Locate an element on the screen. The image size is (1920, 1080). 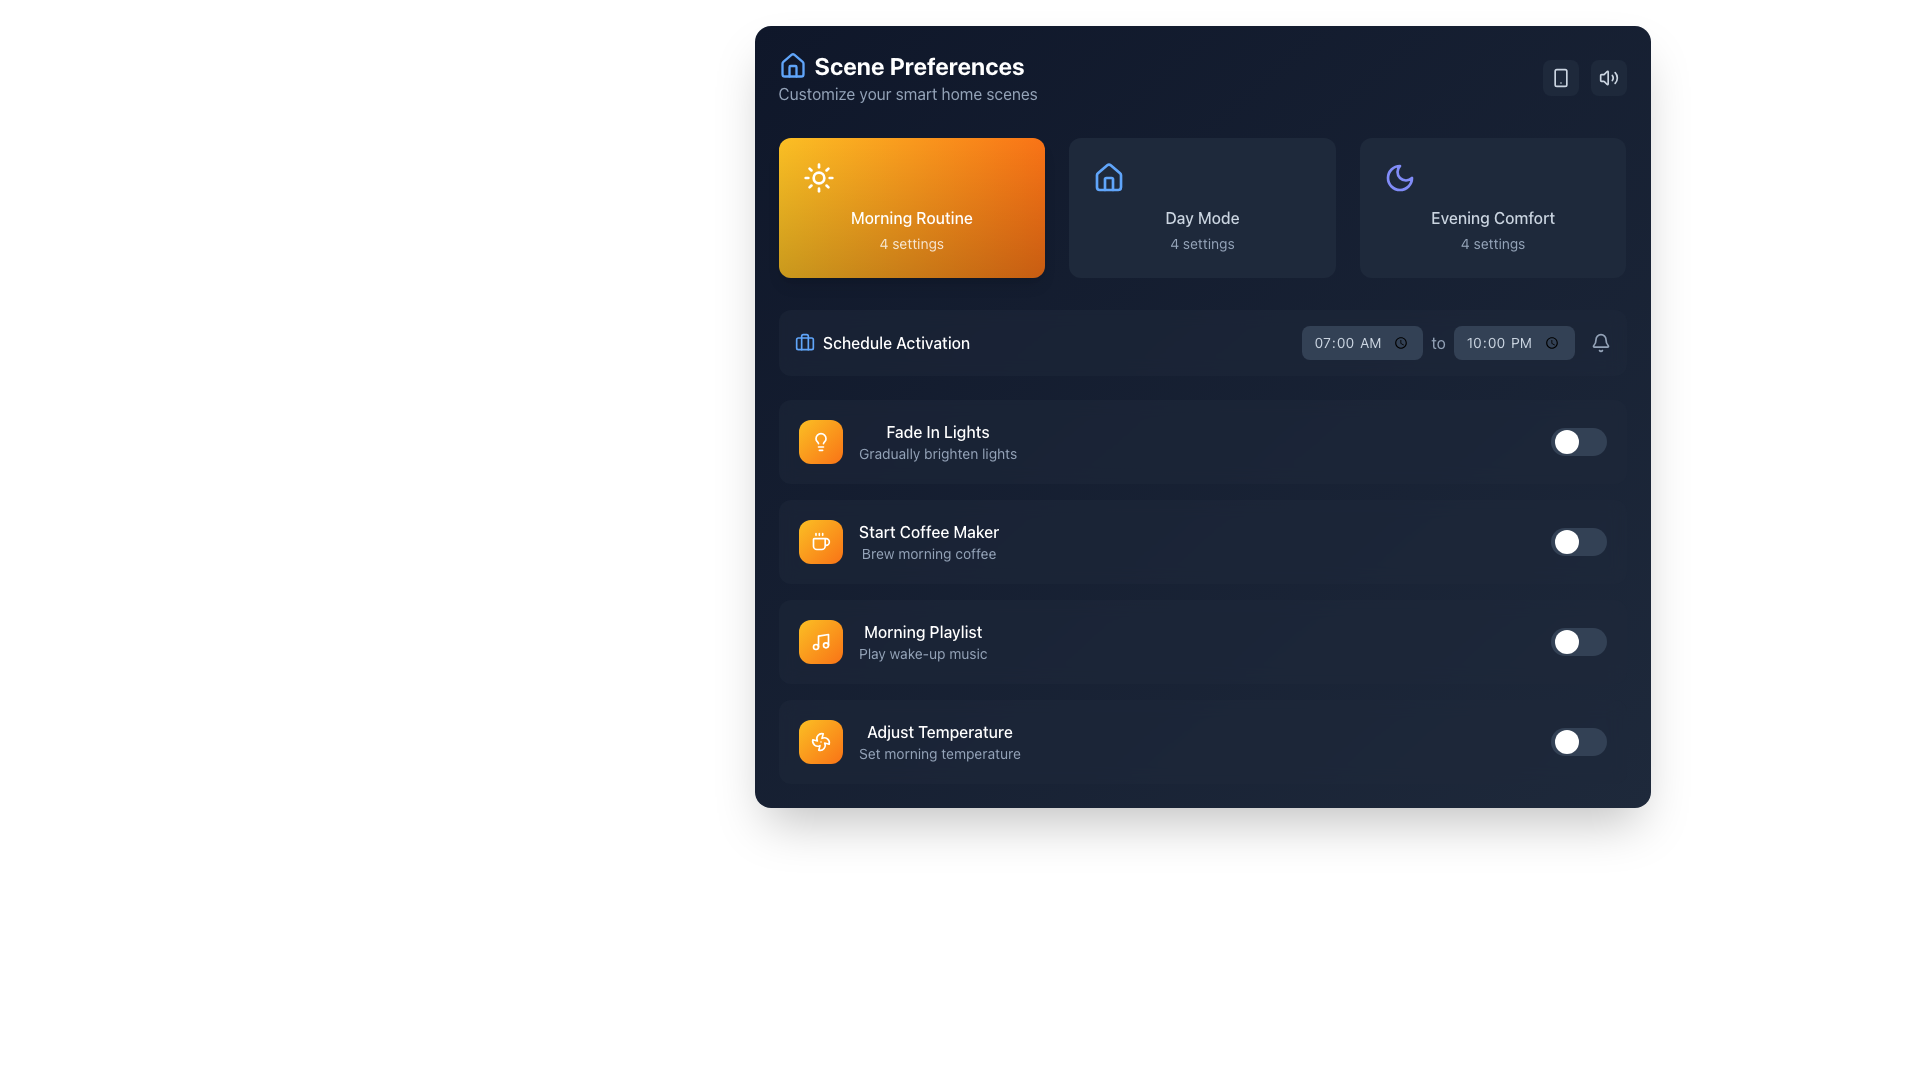
the toggle switch located to the far right of the 'Fade In Lights' text in the 'Scene Preferences' section to switch it on or off is located at coordinates (1577, 441).